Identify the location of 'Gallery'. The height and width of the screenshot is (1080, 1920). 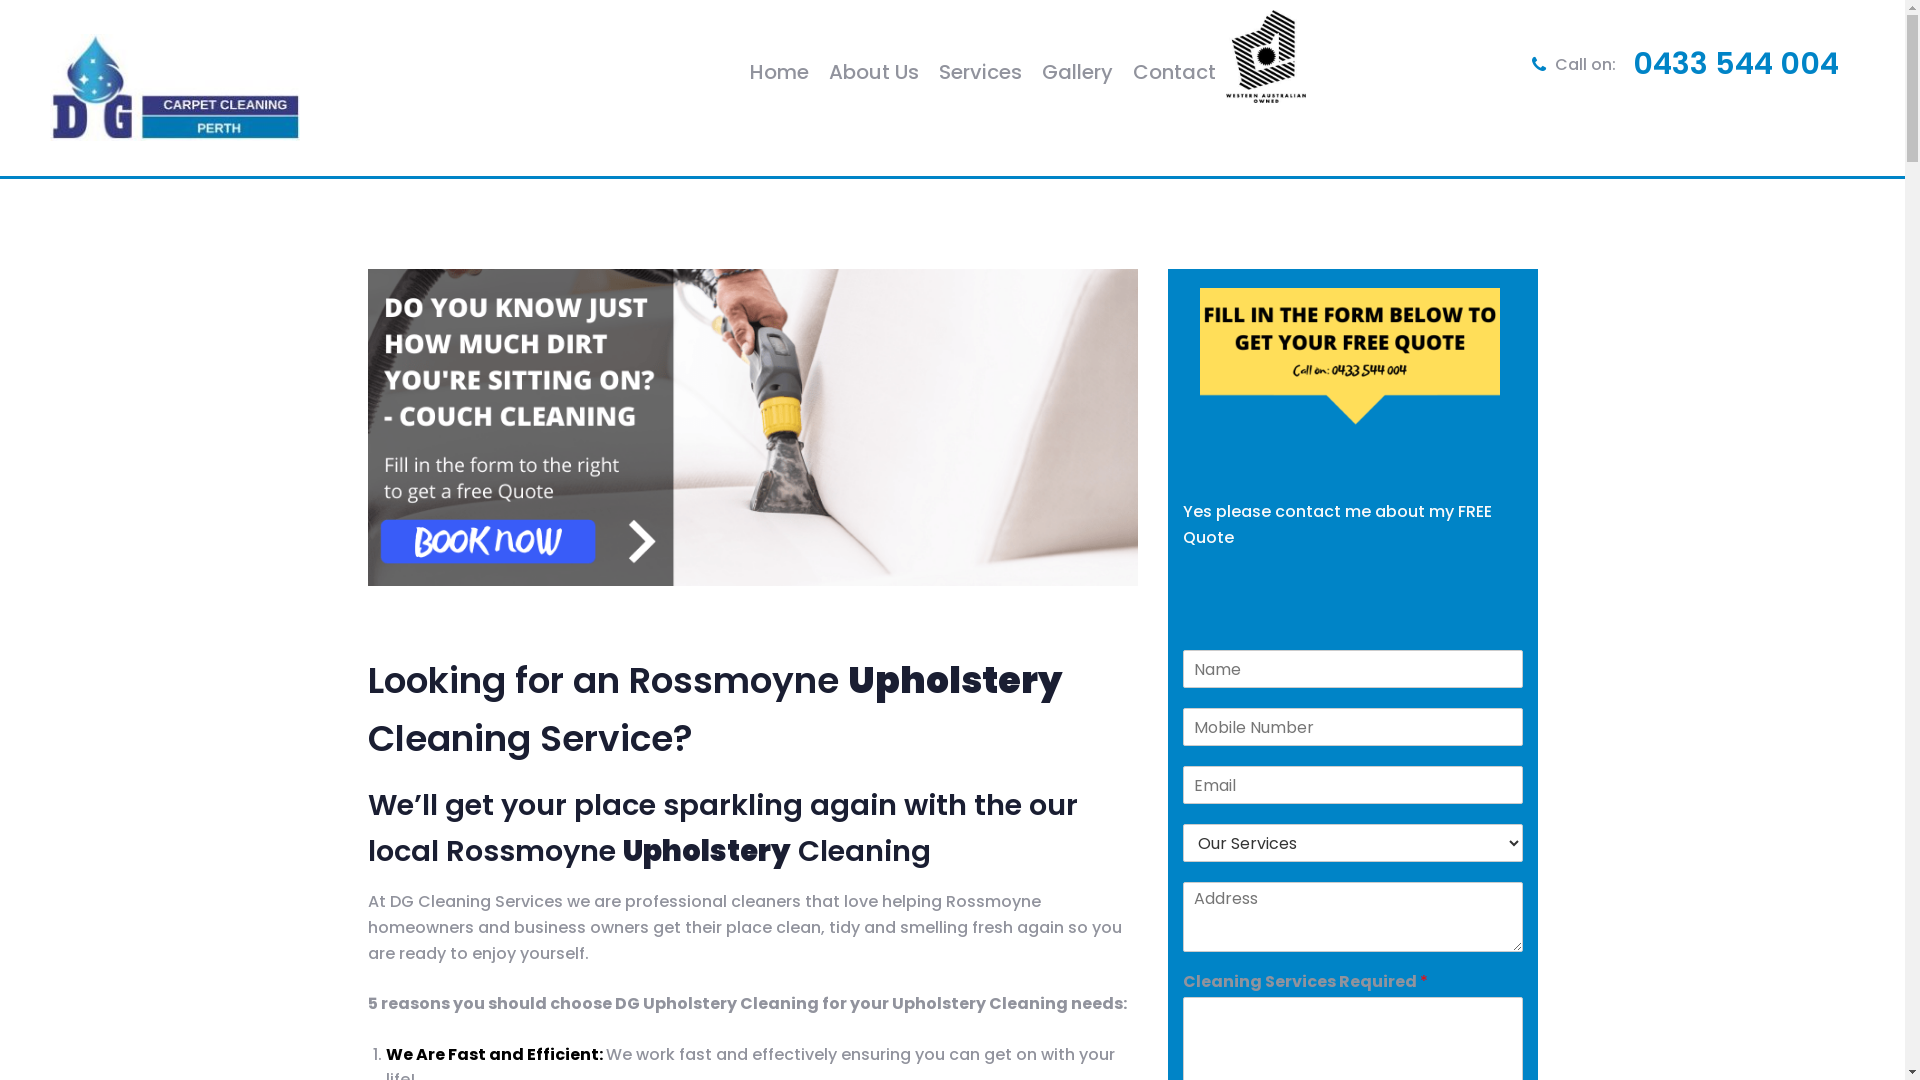
(1076, 71).